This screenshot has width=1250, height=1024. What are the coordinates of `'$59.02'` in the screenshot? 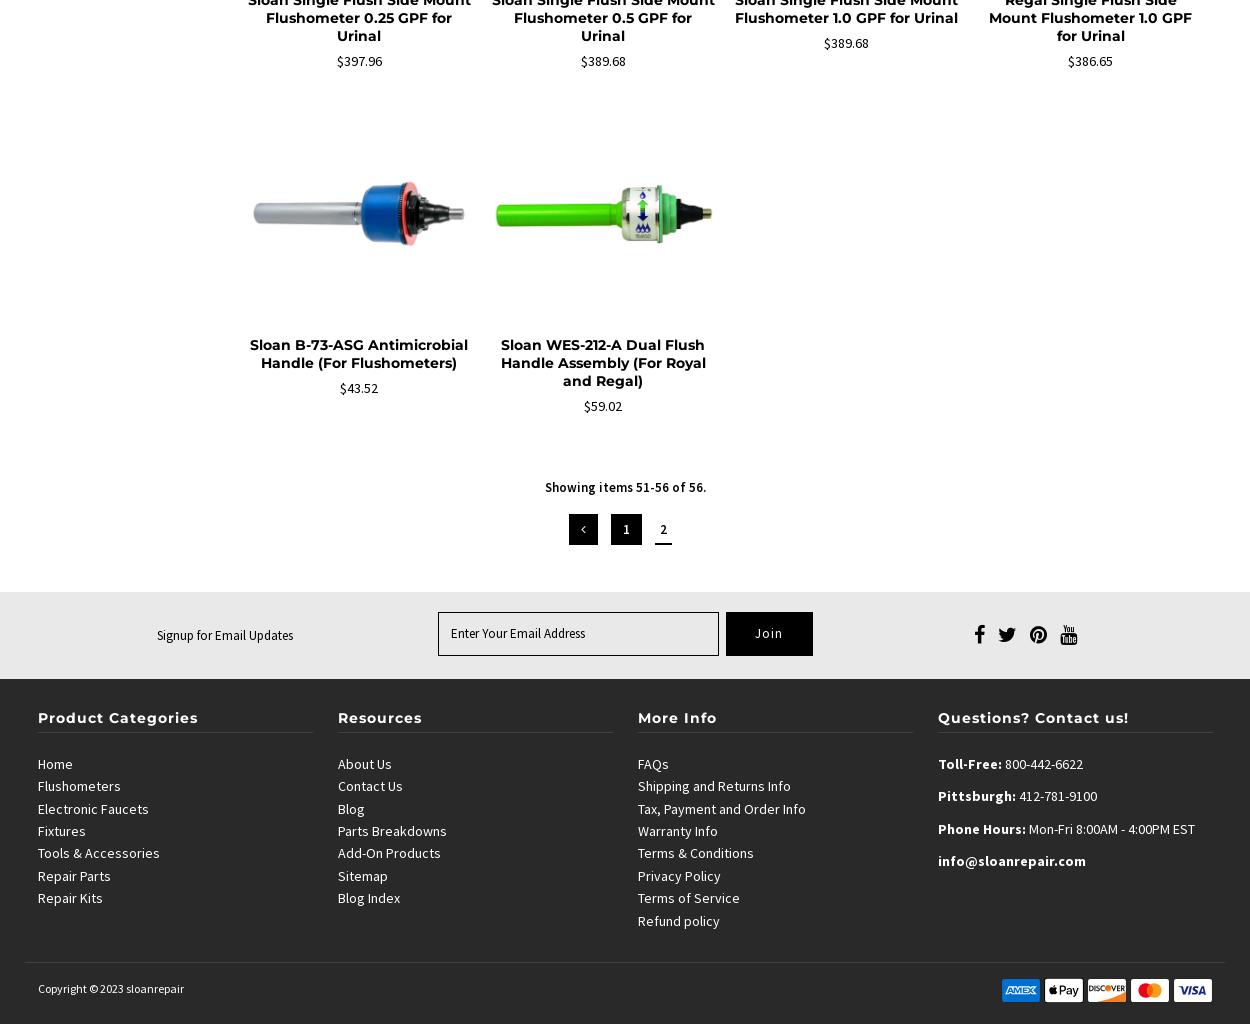 It's located at (583, 403).